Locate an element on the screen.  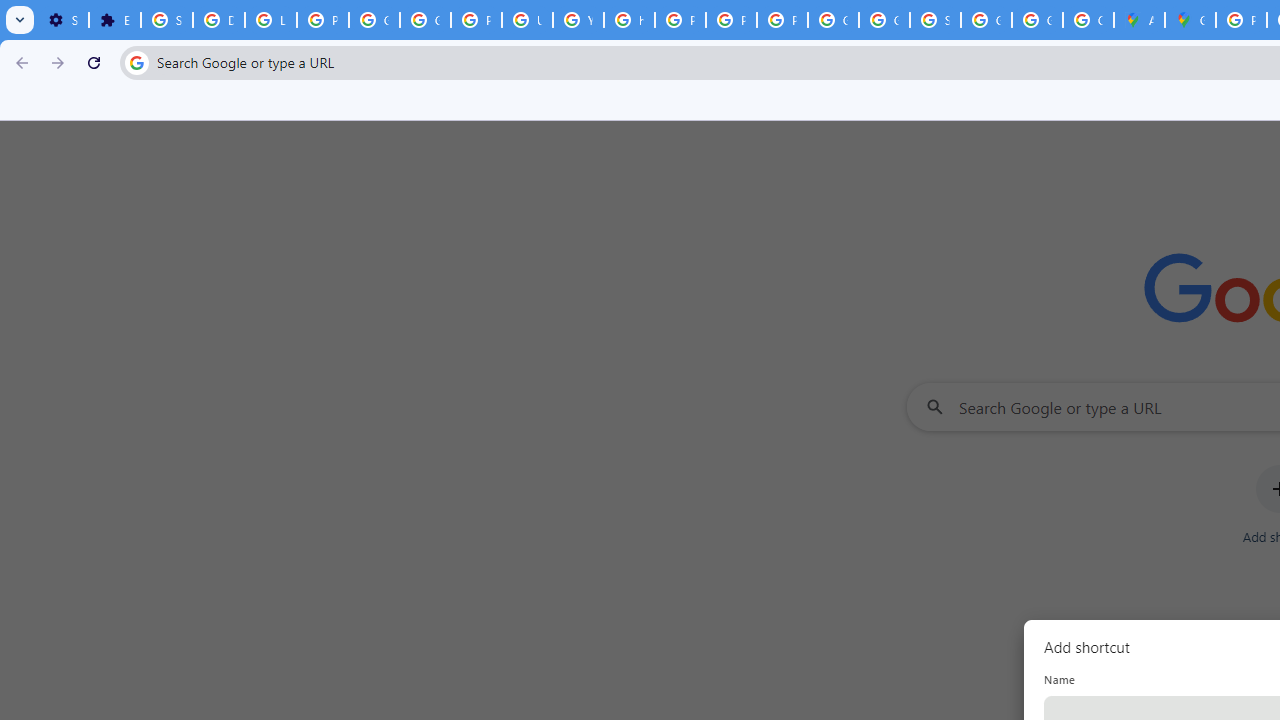
'Delete photos & videos - Computer - Google Photos Help' is located at coordinates (218, 20).